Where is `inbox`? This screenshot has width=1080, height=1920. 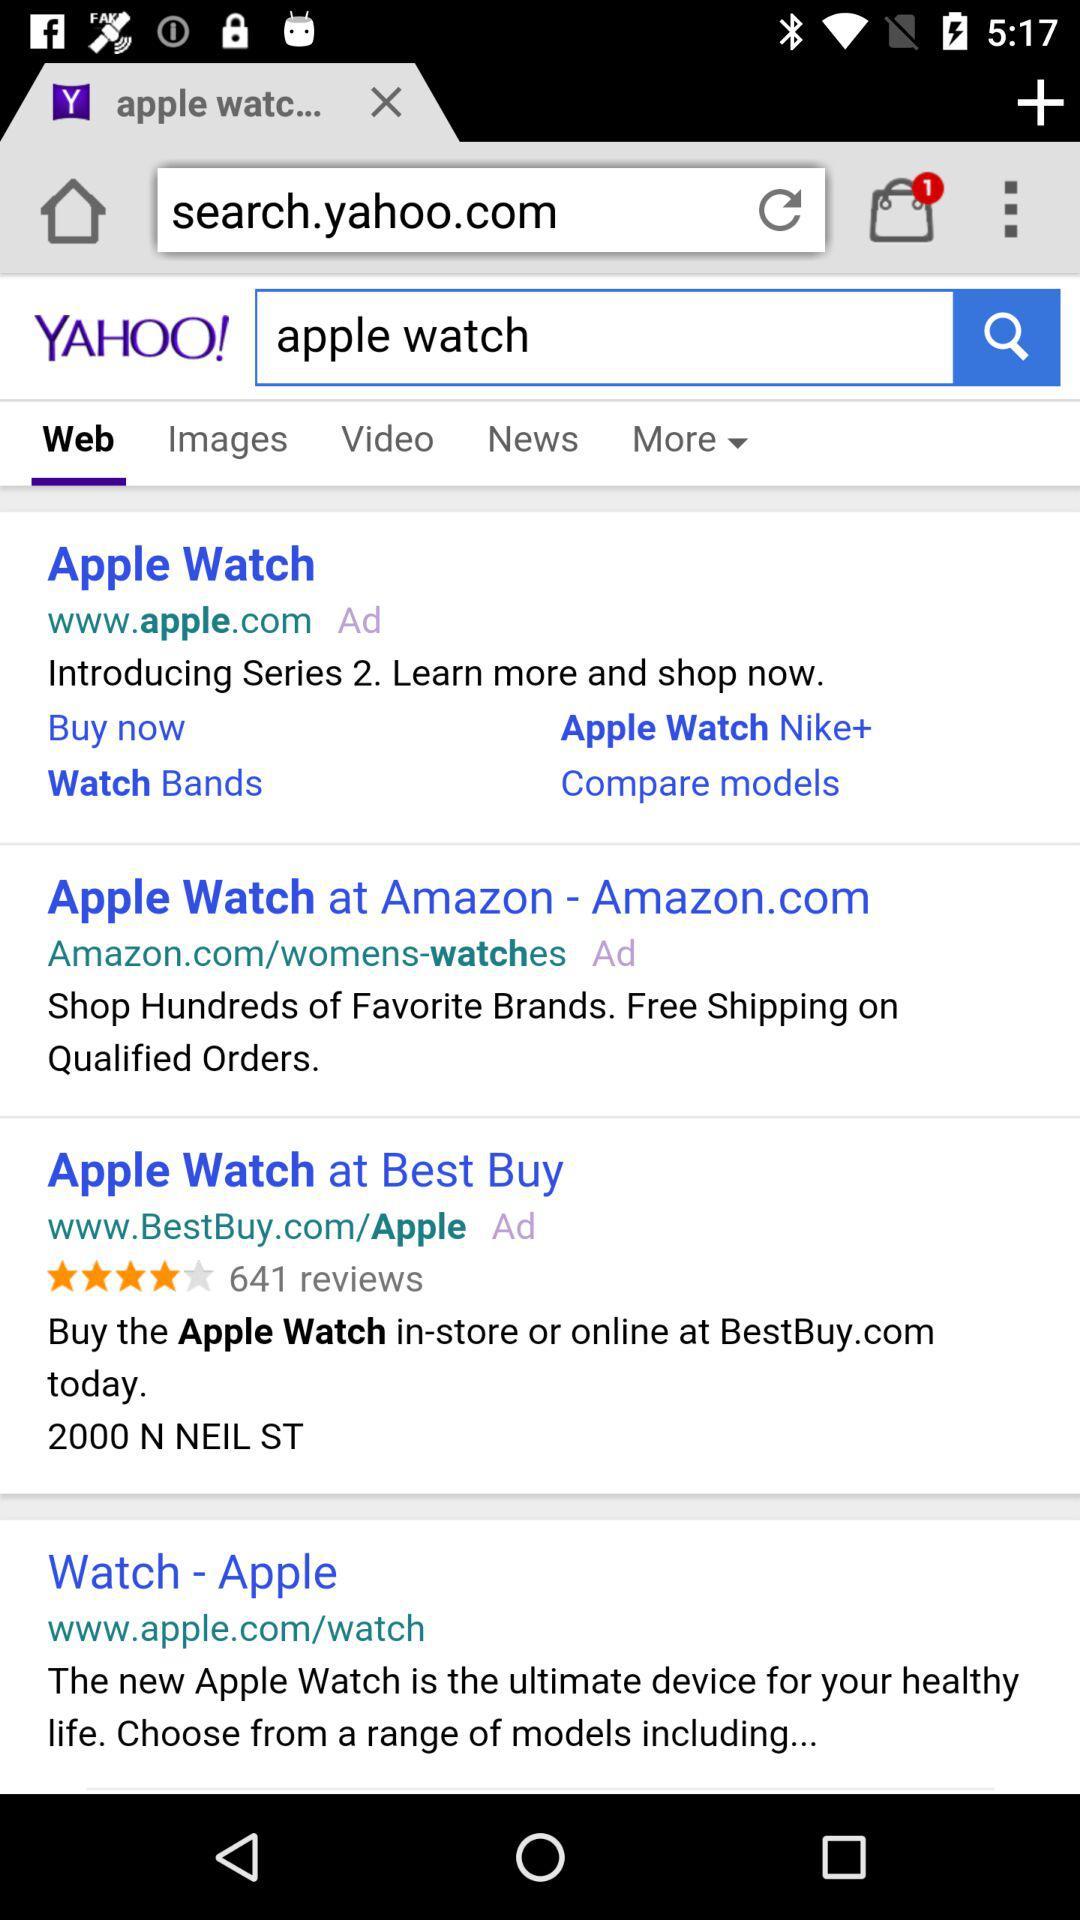
inbox is located at coordinates (901, 210).